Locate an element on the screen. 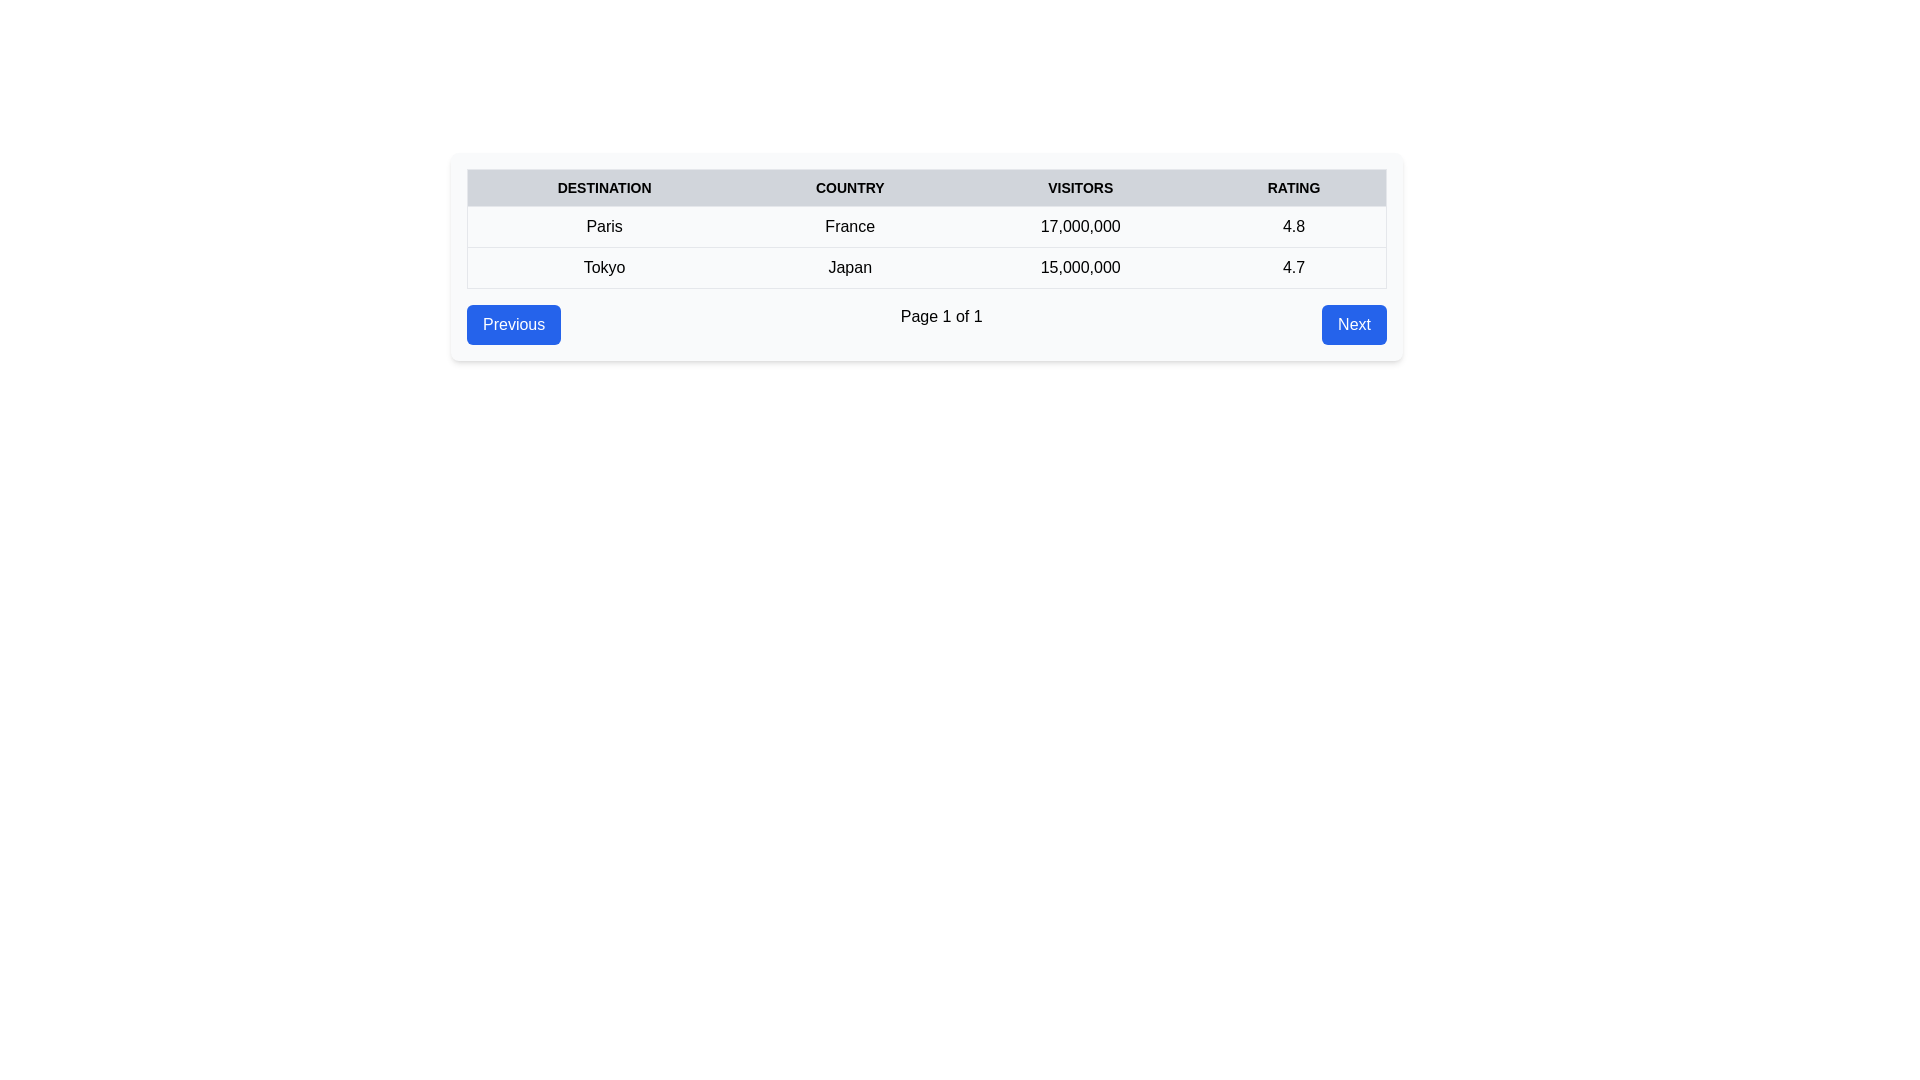 Image resolution: width=1920 pixels, height=1080 pixels. the text label 'Tokyo' displayed in the first column of the second row of a table, which is styled with bold black text and centered alignment is located at coordinates (603, 266).